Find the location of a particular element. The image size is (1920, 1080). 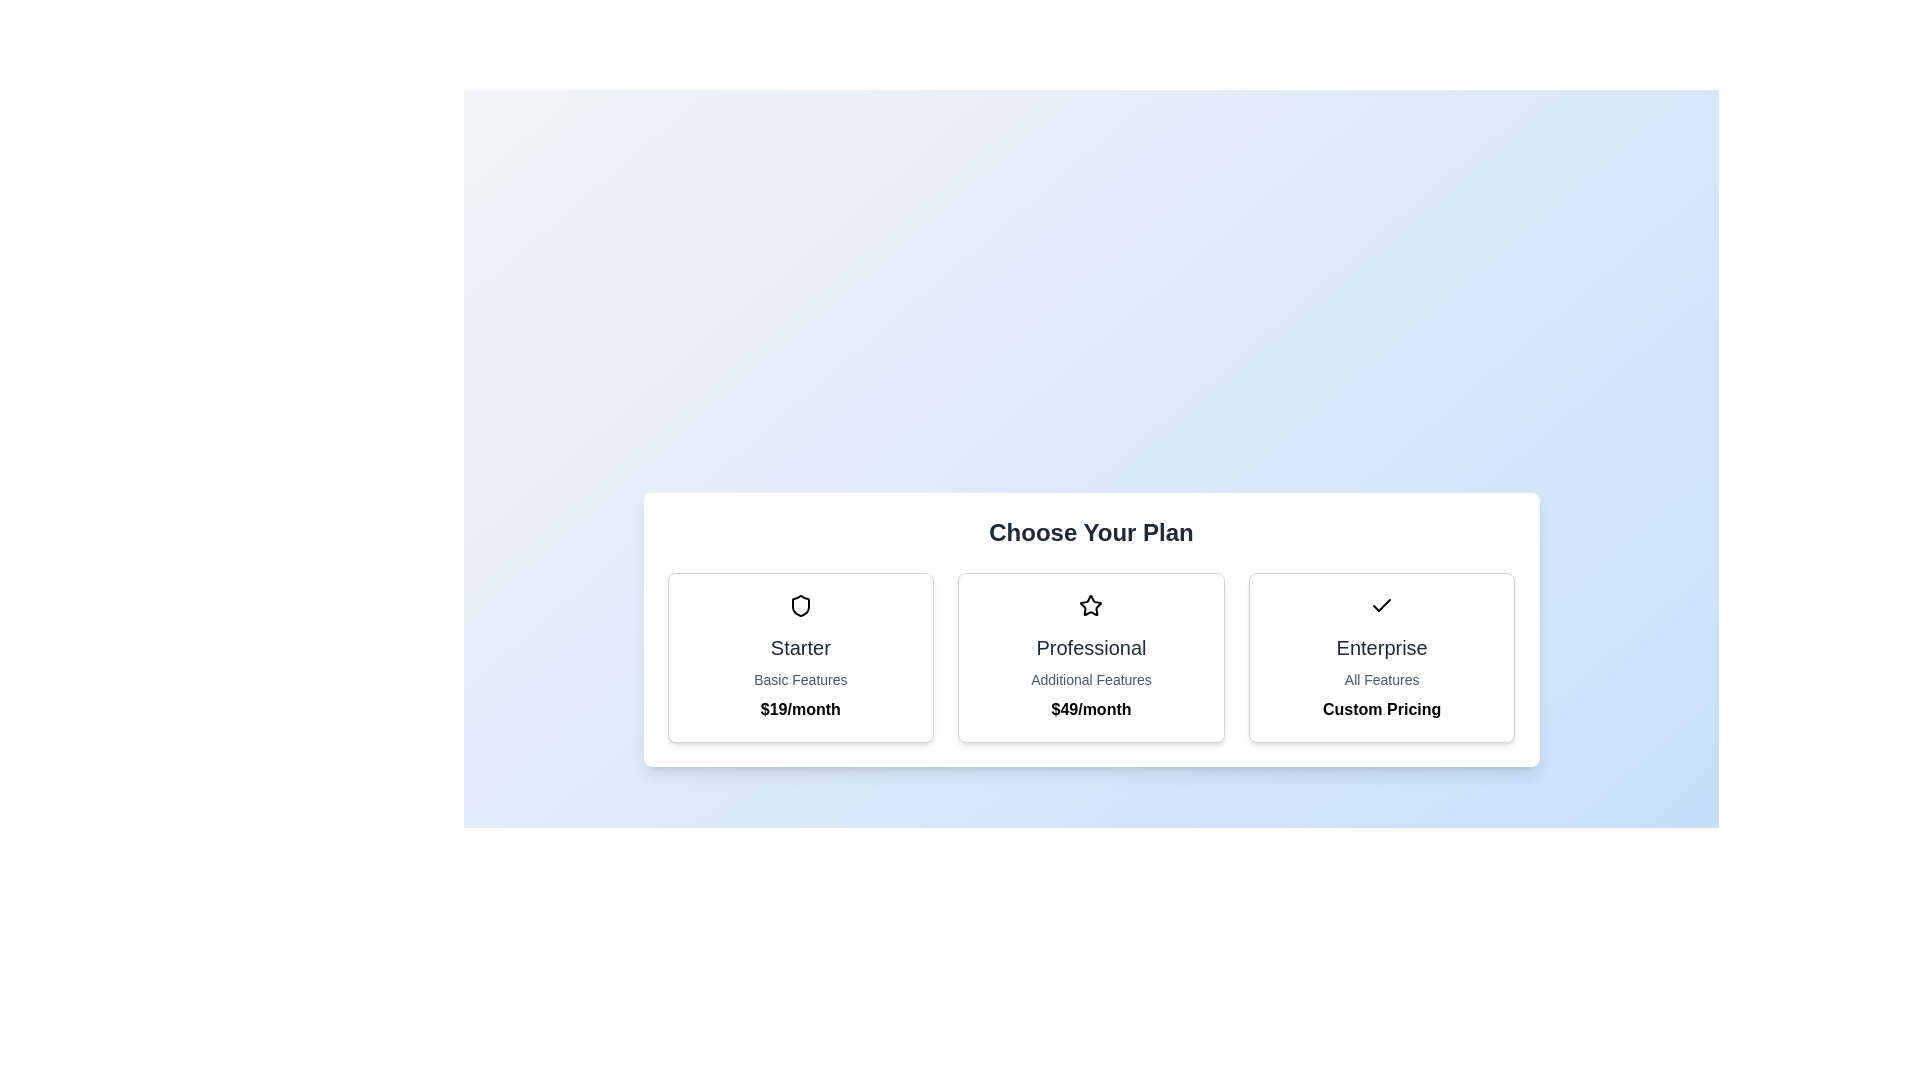

the 'All Features' text label in gray font located in the third card of the 'Choose Your Plan' layout, positioned below the 'Enterprise' title and above the 'Custom Pricing' text is located at coordinates (1381, 678).